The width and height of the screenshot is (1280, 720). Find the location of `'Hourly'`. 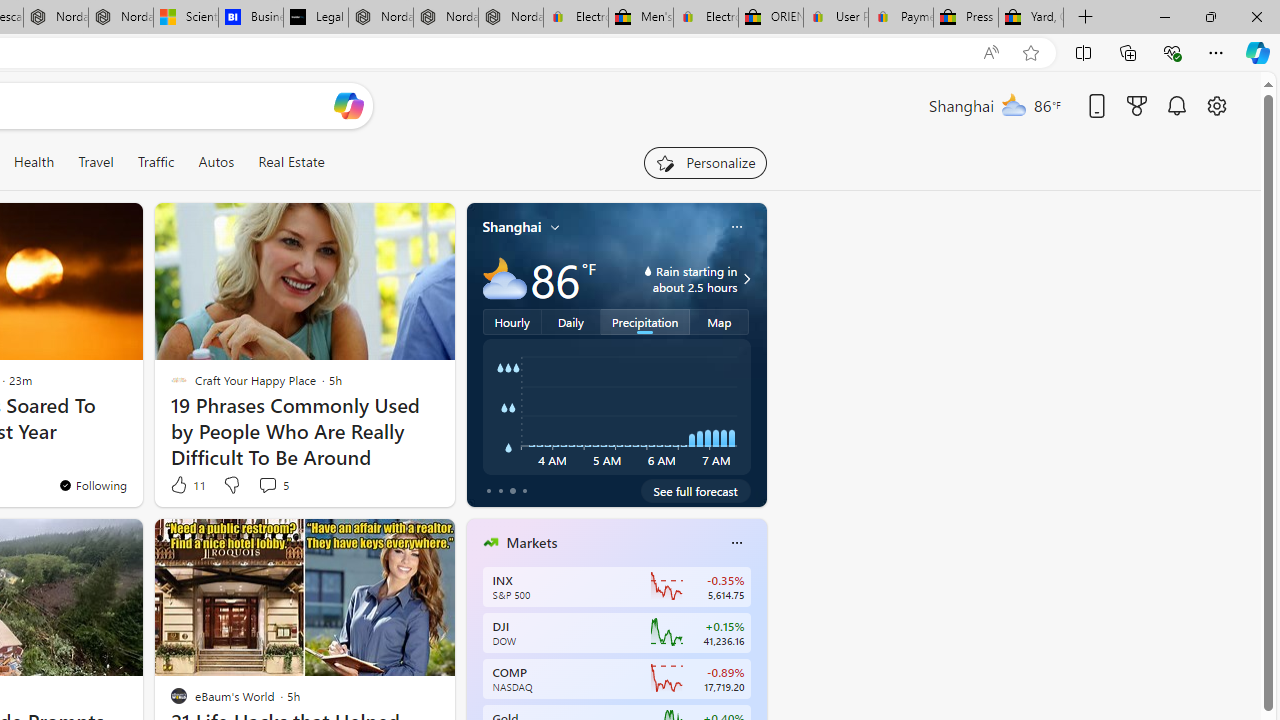

'Hourly' is located at coordinates (512, 320).